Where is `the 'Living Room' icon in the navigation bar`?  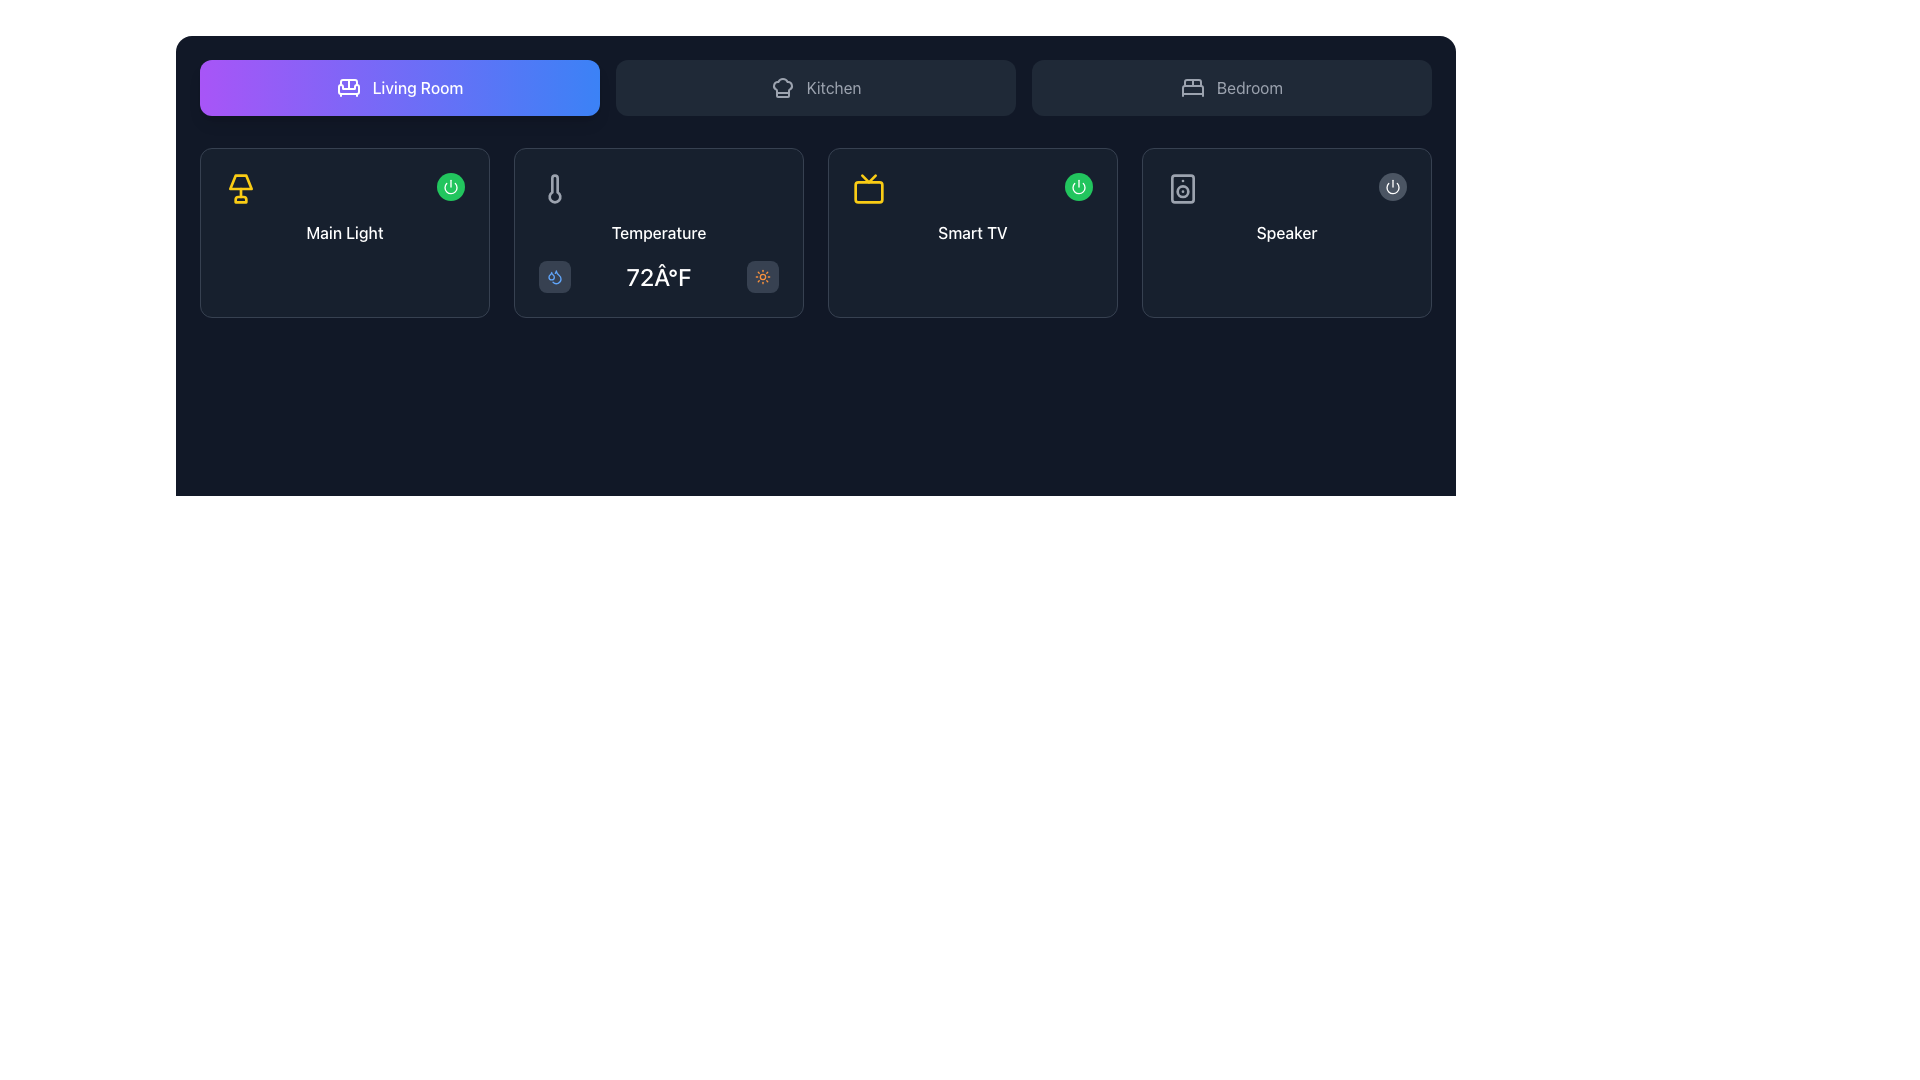 the 'Living Room' icon in the navigation bar is located at coordinates (348, 87).